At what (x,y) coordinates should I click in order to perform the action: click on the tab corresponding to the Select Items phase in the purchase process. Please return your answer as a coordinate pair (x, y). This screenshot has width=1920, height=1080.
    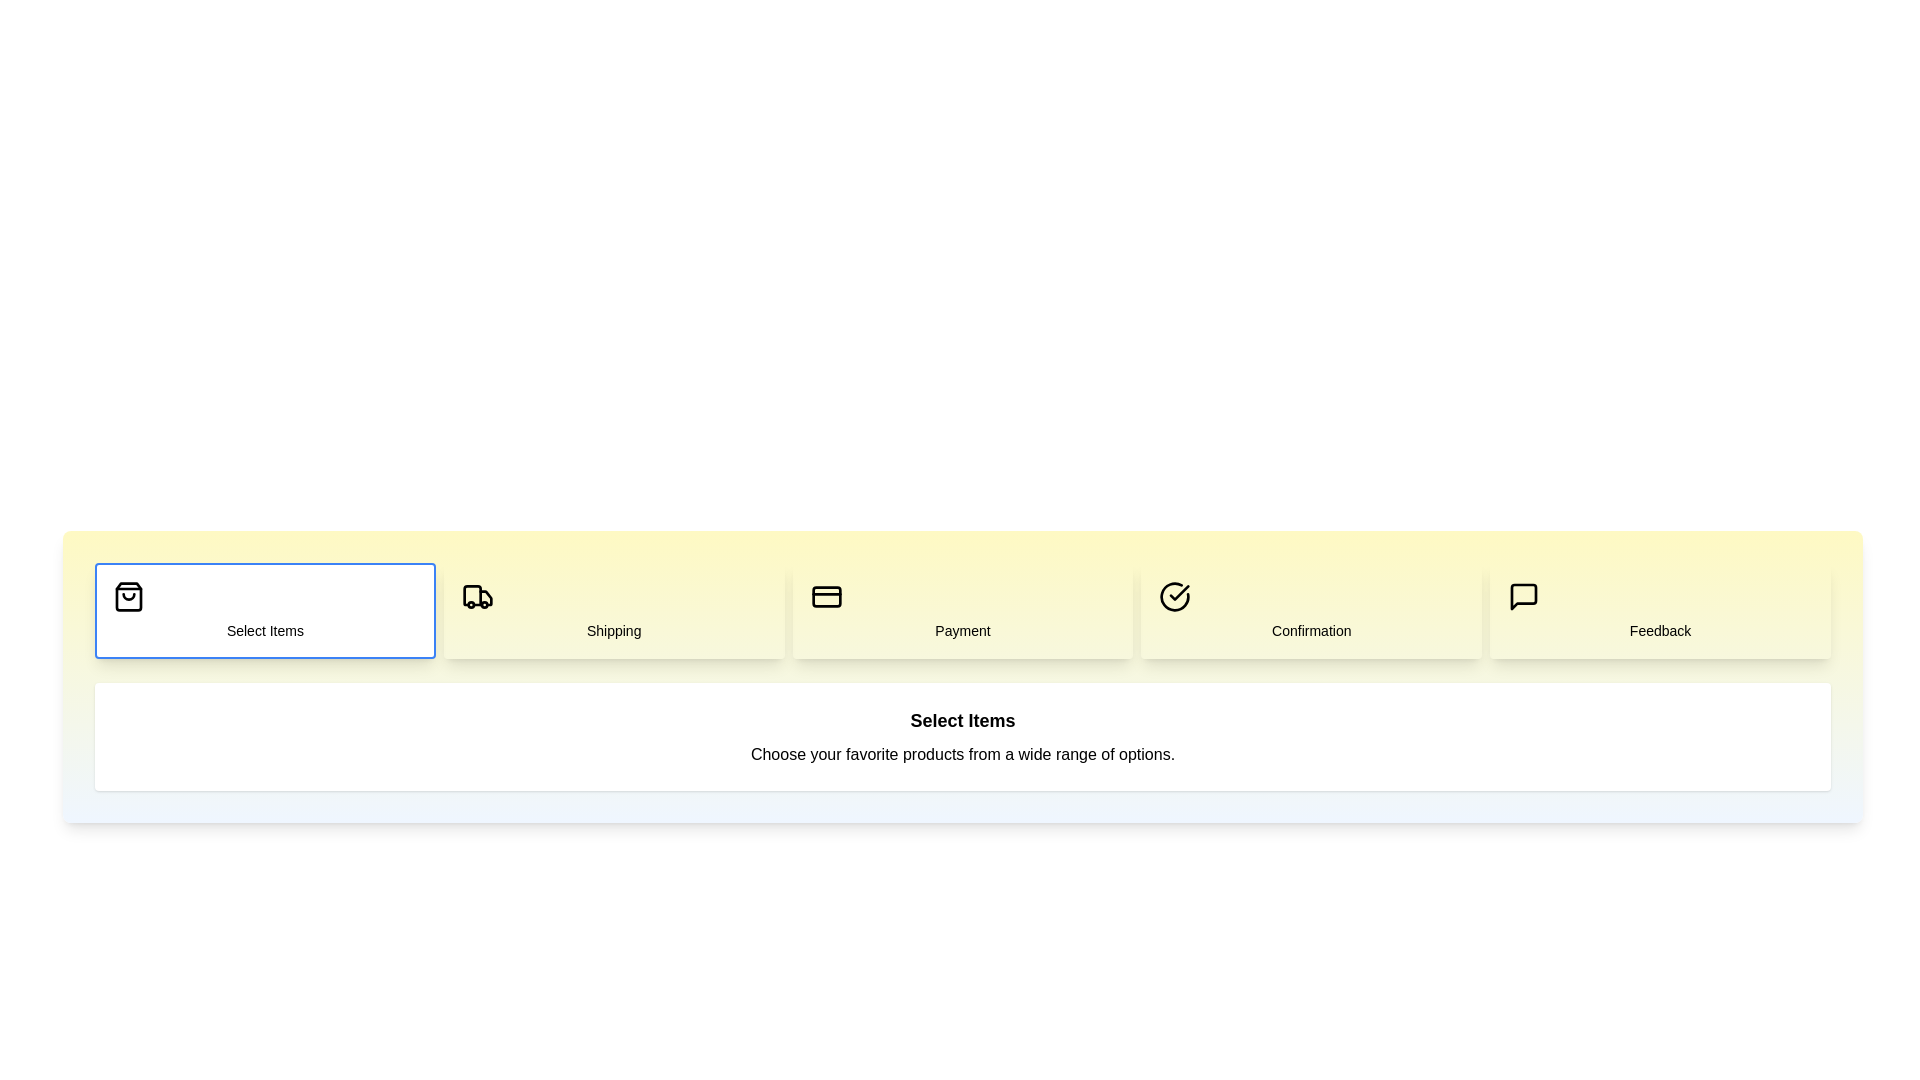
    Looking at the image, I should click on (263, 609).